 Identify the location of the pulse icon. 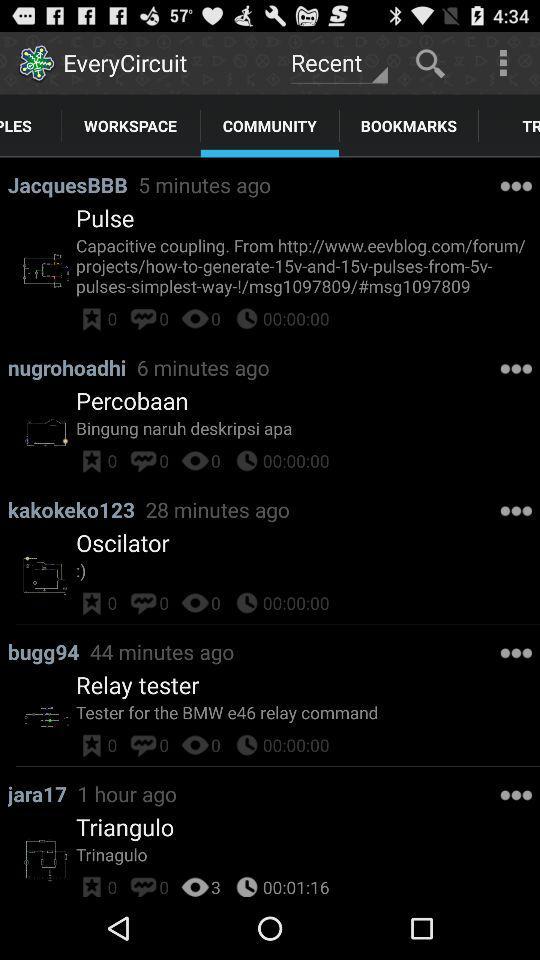
(105, 218).